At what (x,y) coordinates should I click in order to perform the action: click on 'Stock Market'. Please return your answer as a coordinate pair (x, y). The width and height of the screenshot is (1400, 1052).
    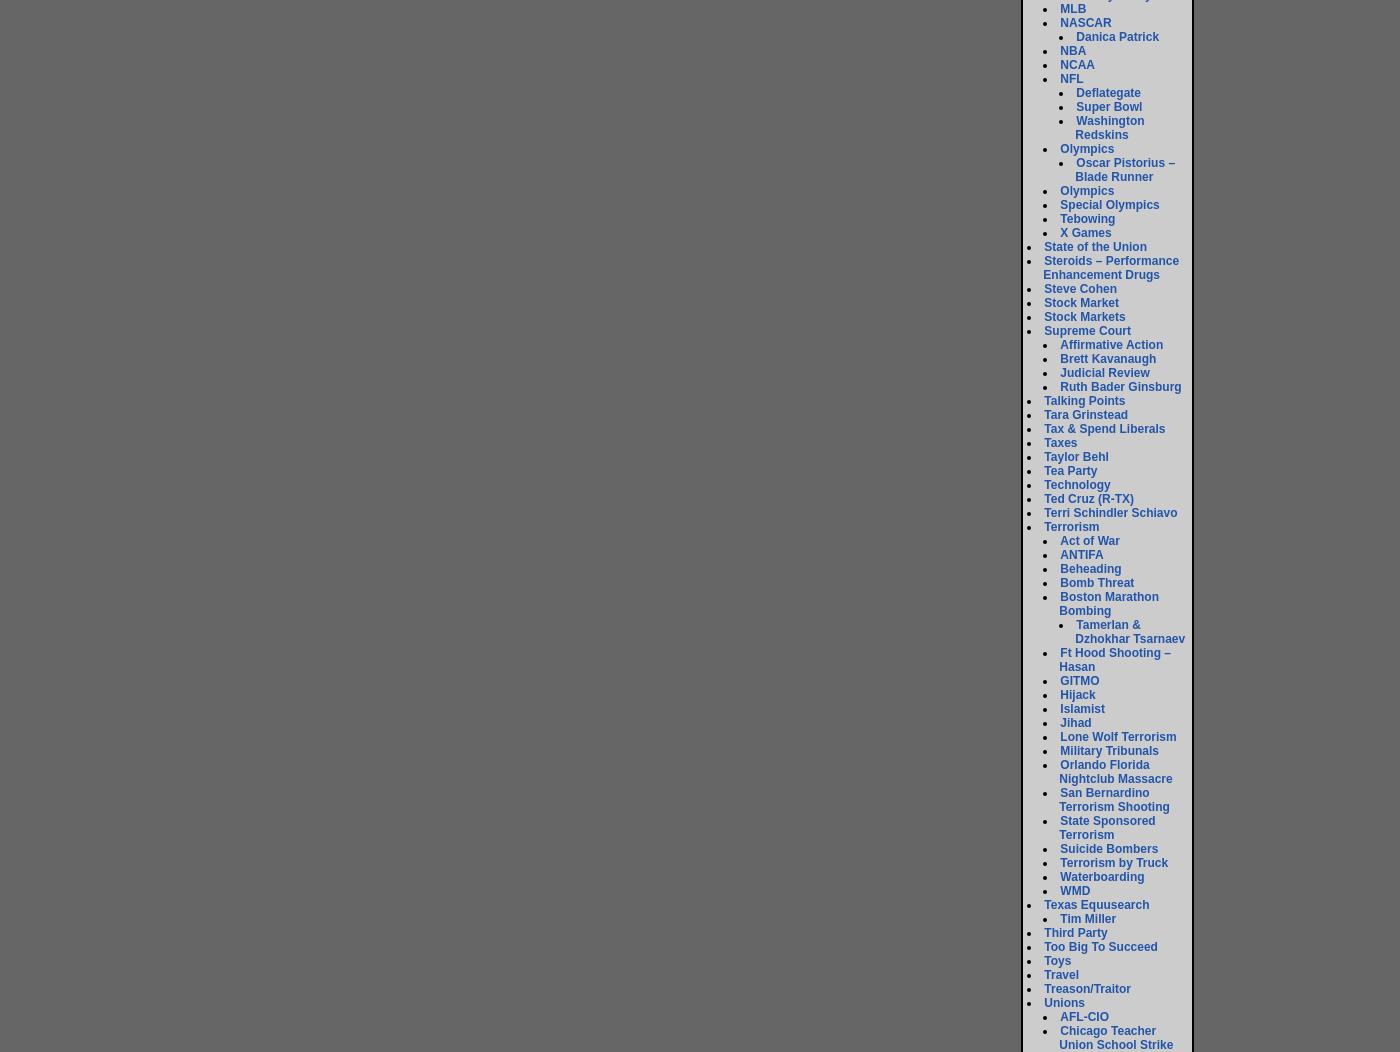
    Looking at the image, I should click on (1081, 302).